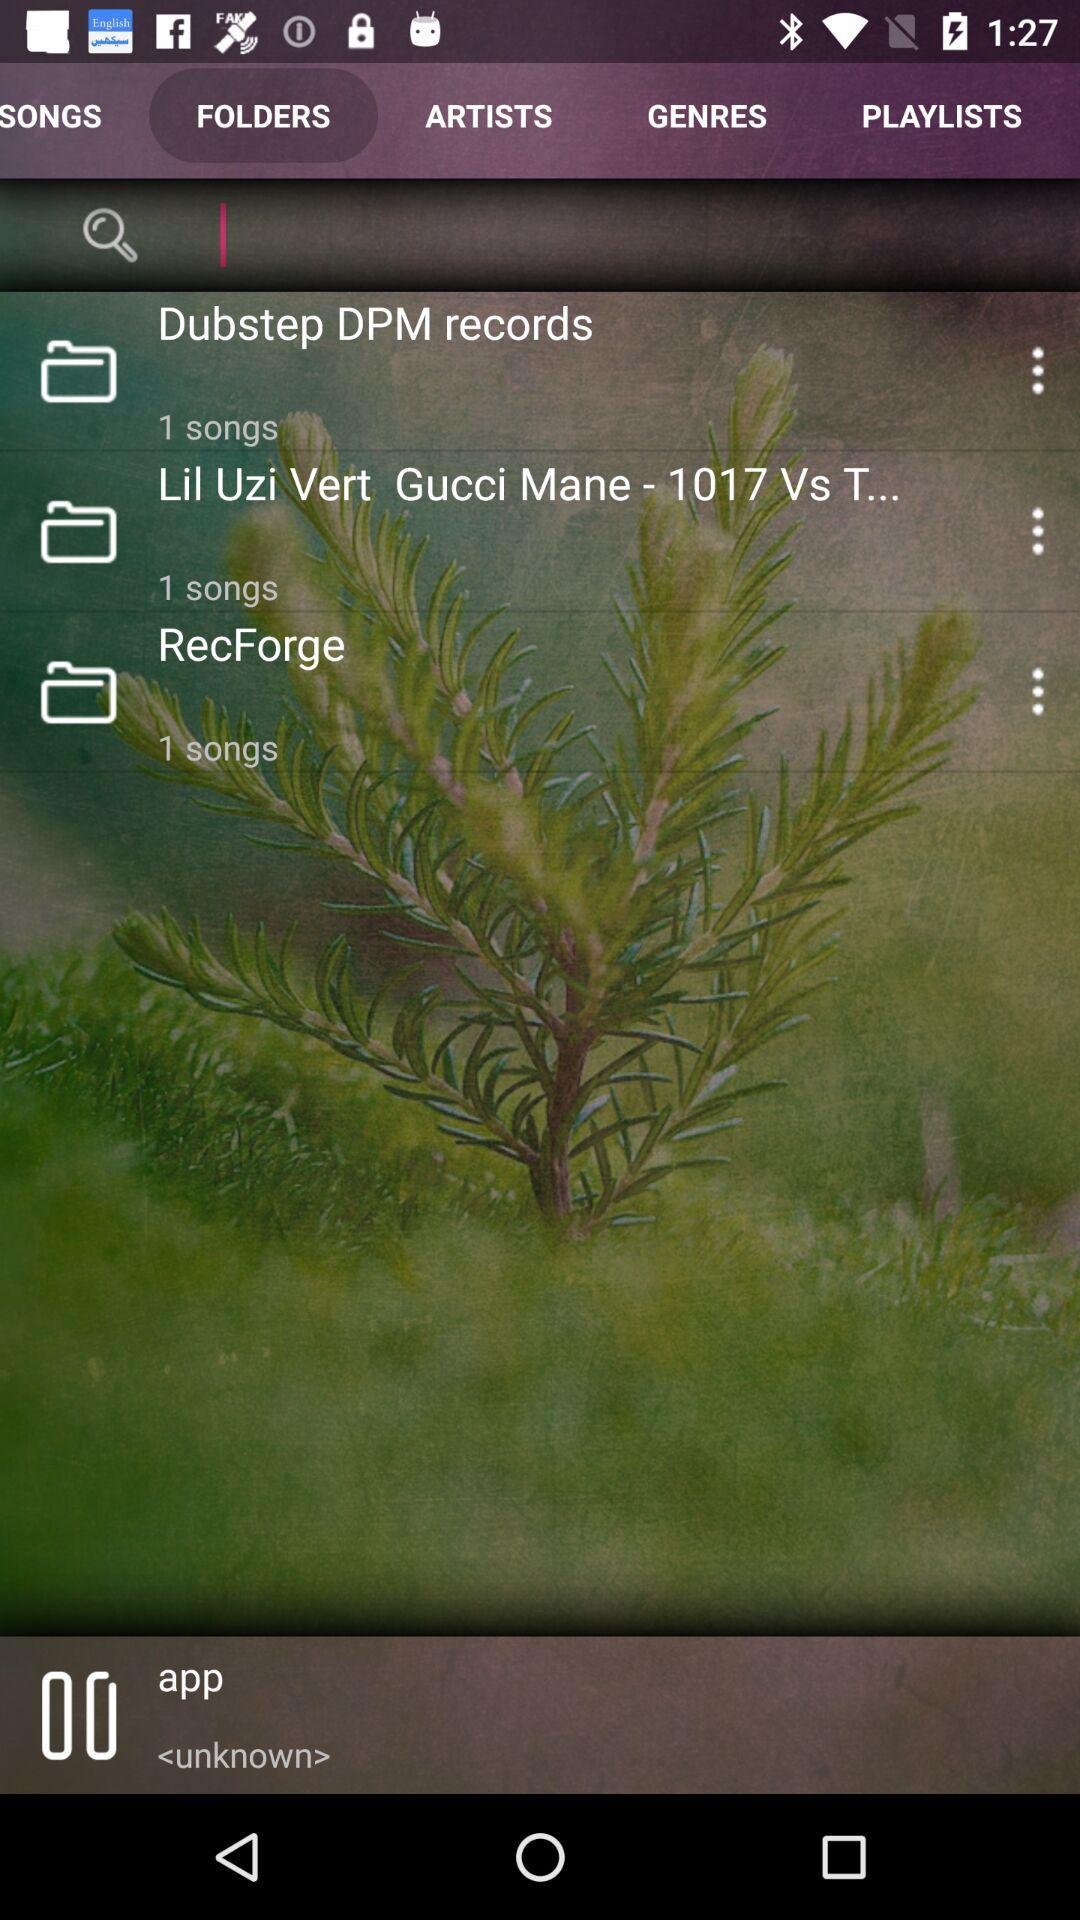  Describe the element at coordinates (489, 114) in the screenshot. I see `the button left to genres in the top menu bar` at that location.